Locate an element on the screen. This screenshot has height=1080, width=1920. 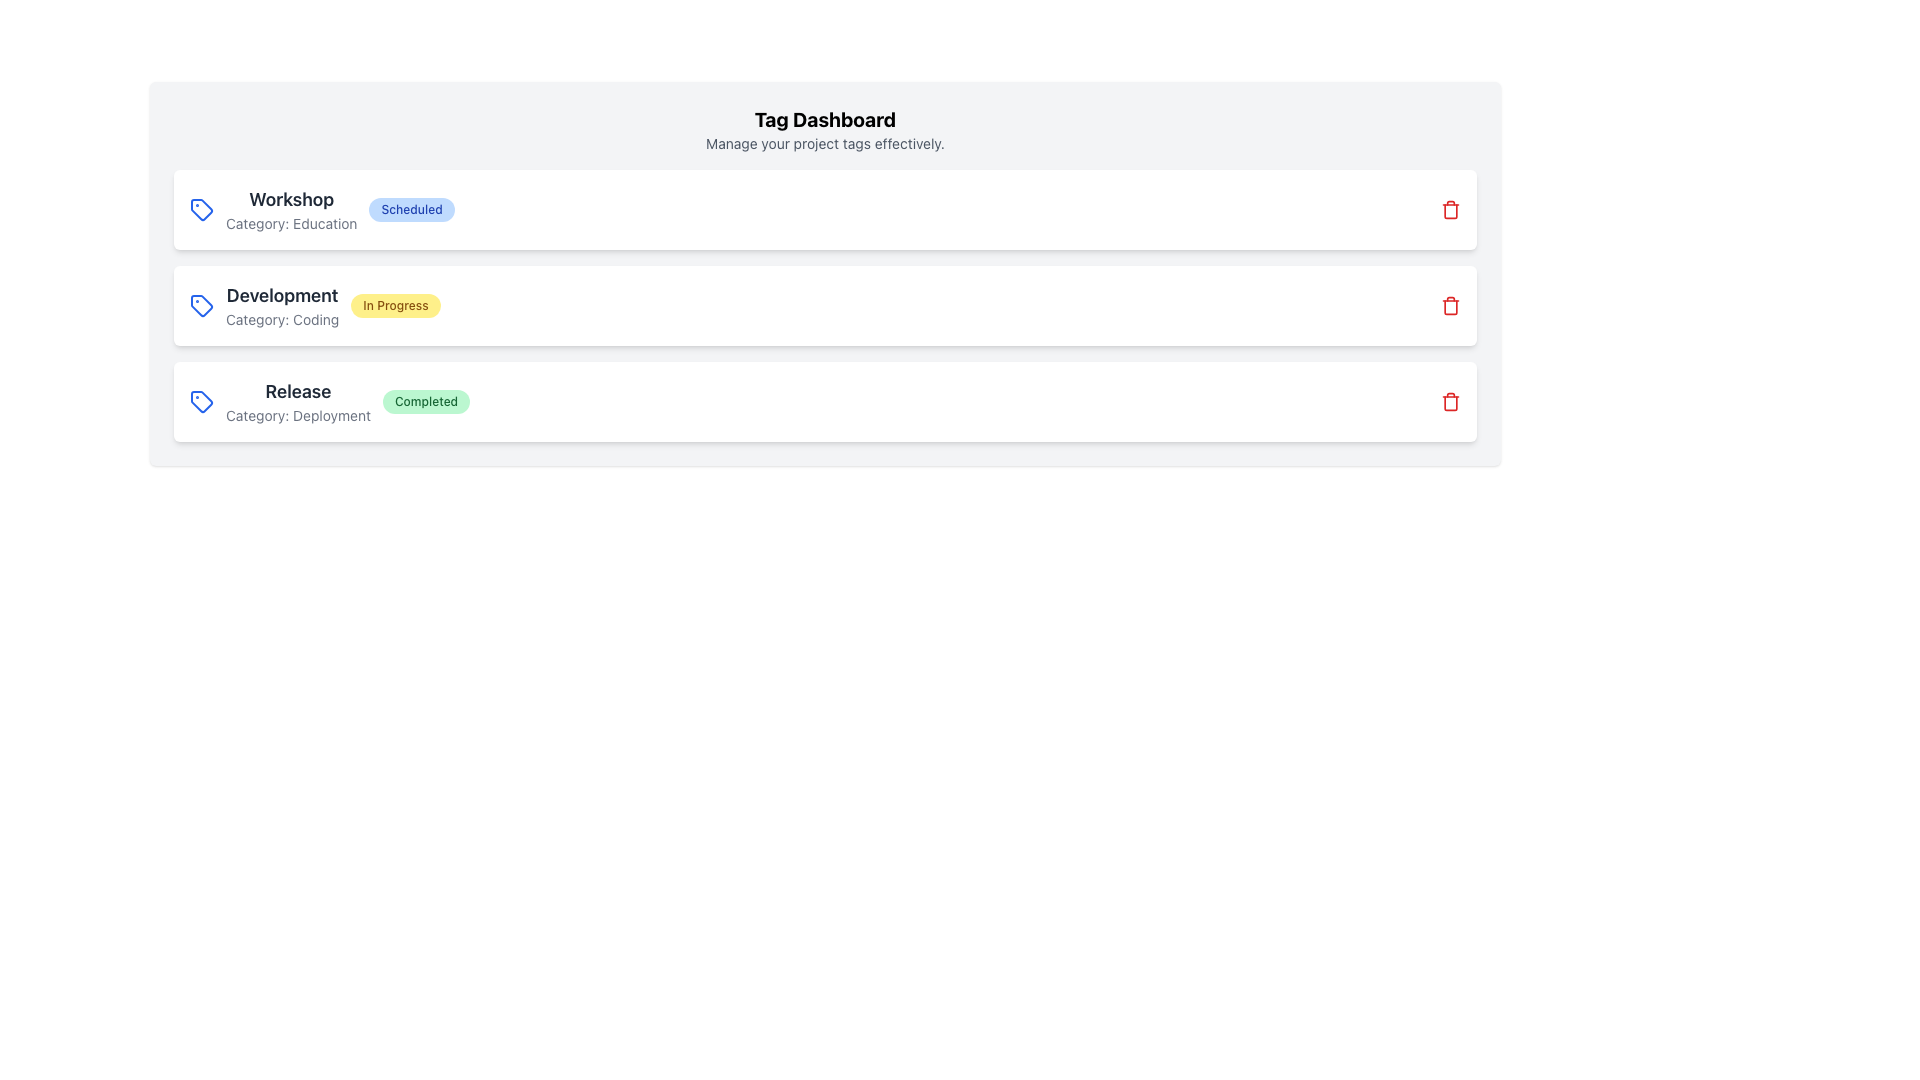
the decorative icon representing the 'Development' category in the Tag Dashboard, which is located adjacent to the label and status indicator 'In Progress' is located at coordinates (201, 305).